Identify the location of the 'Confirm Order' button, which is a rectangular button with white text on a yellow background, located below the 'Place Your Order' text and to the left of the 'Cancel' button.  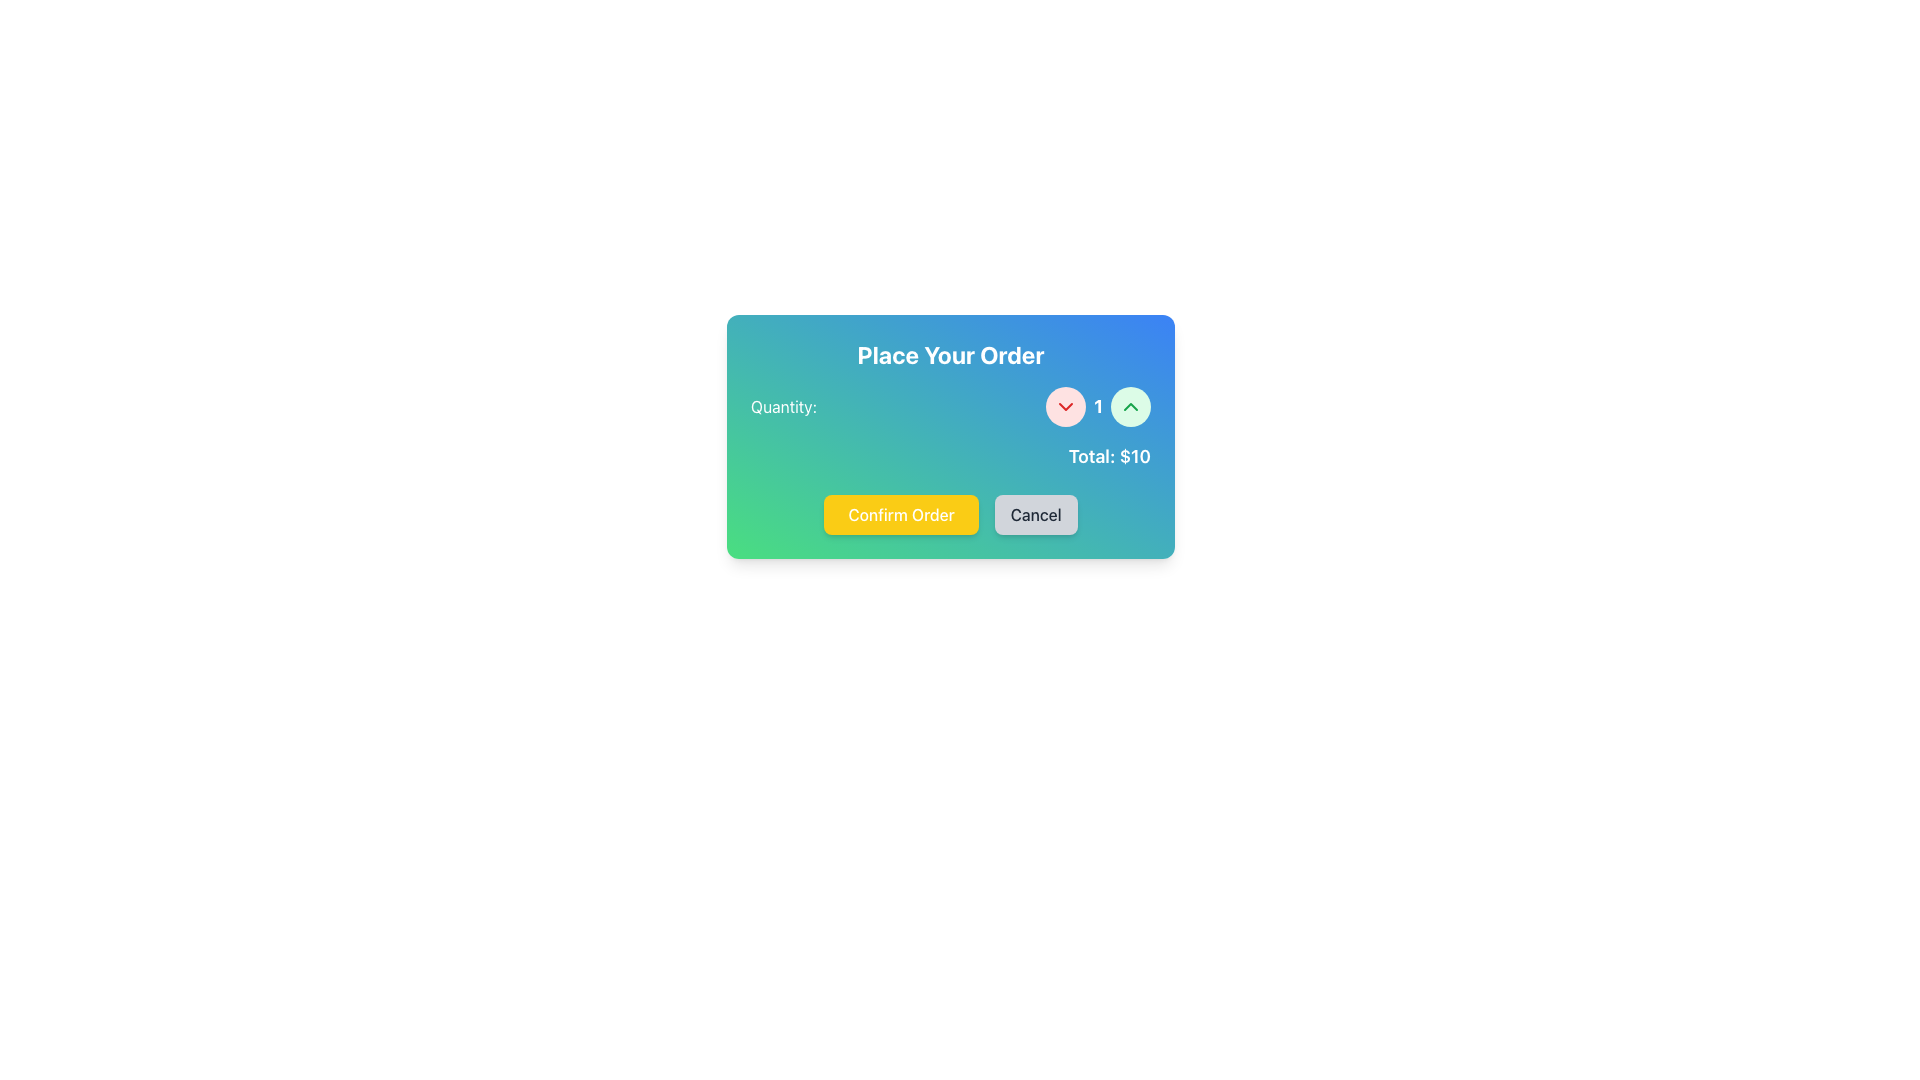
(900, 514).